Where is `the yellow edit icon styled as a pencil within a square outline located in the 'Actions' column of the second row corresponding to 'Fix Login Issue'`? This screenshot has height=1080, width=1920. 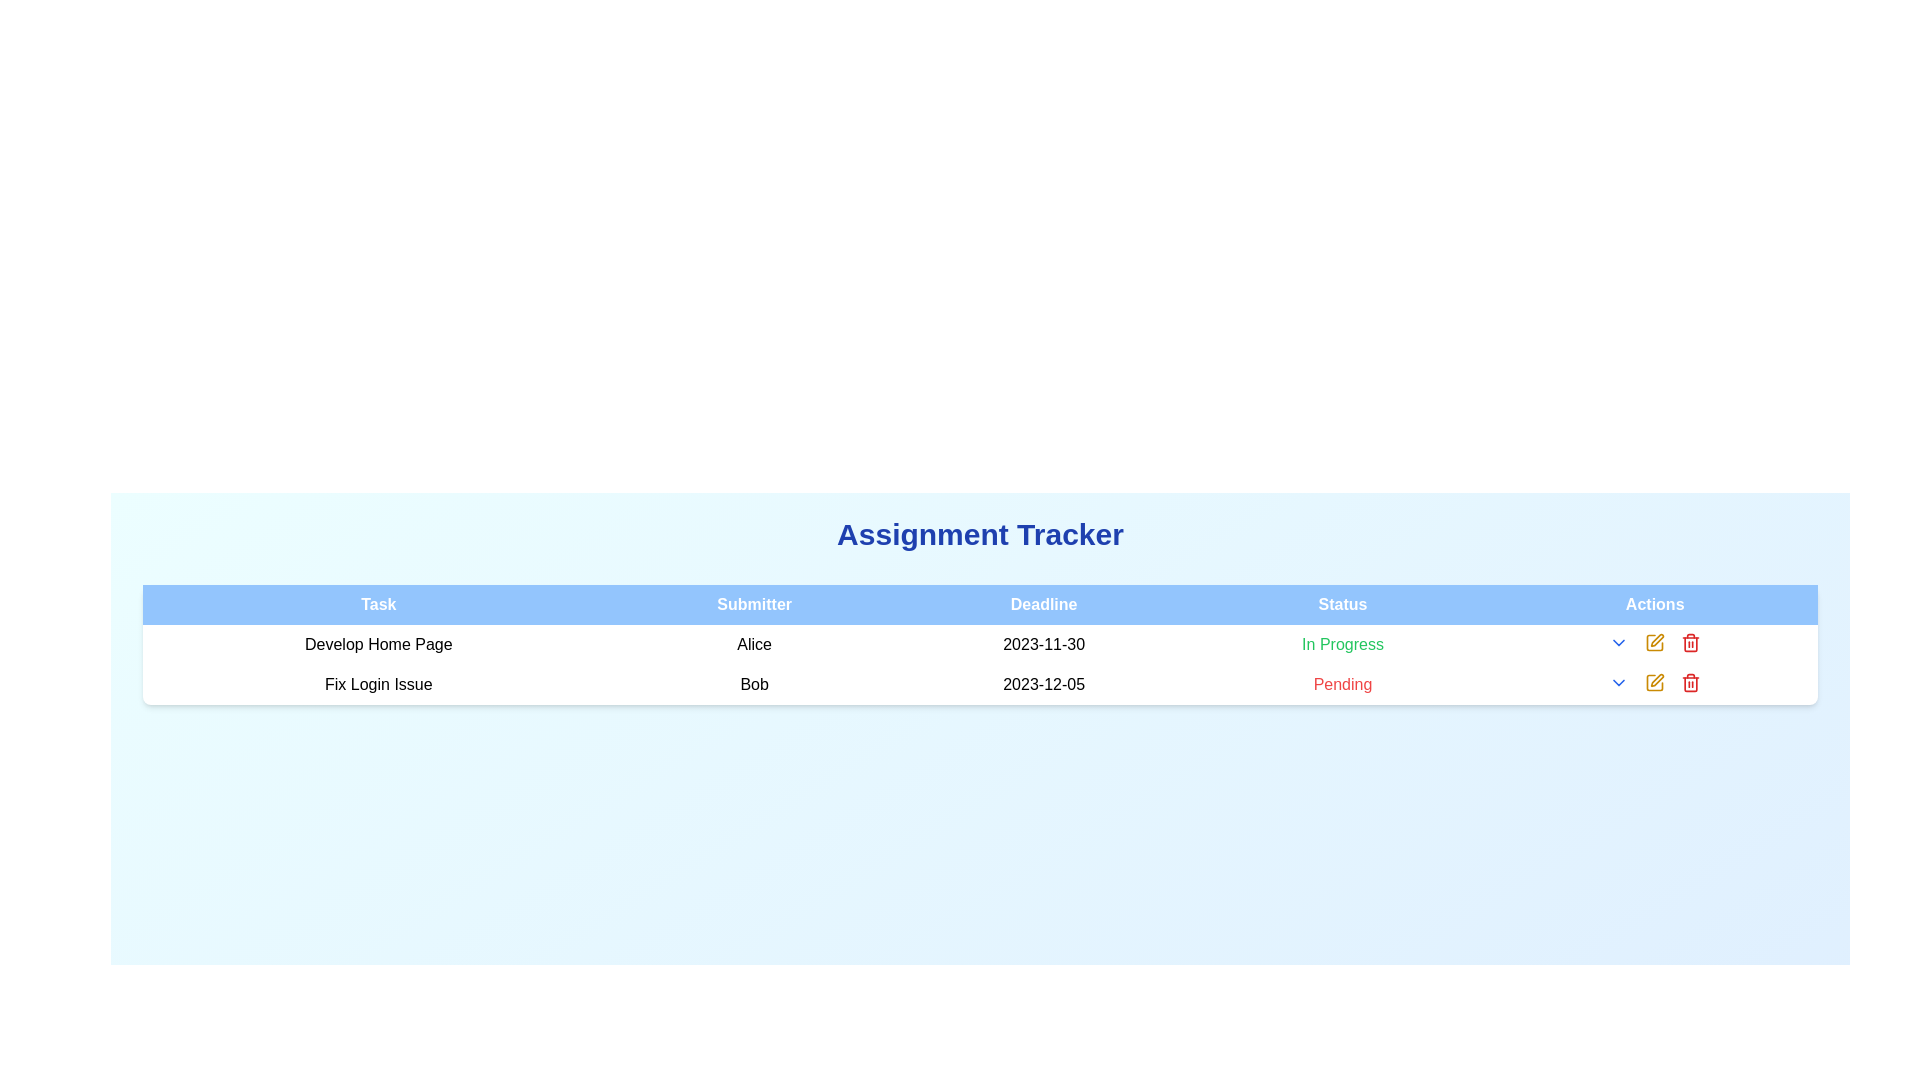
the yellow edit icon styled as a pencil within a square outline located in the 'Actions' column of the second row corresponding to 'Fix Login Issue' is located at coordinates (1655, 643).